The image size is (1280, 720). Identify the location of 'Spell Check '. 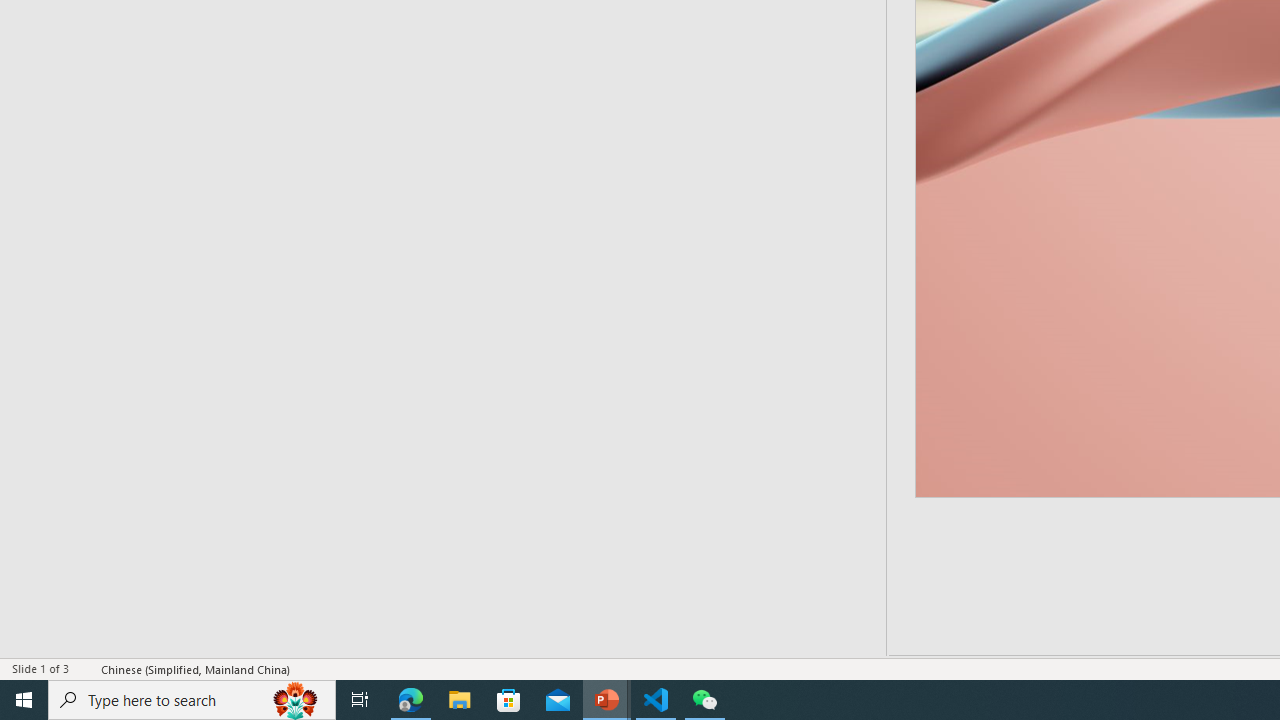
(85, 669).